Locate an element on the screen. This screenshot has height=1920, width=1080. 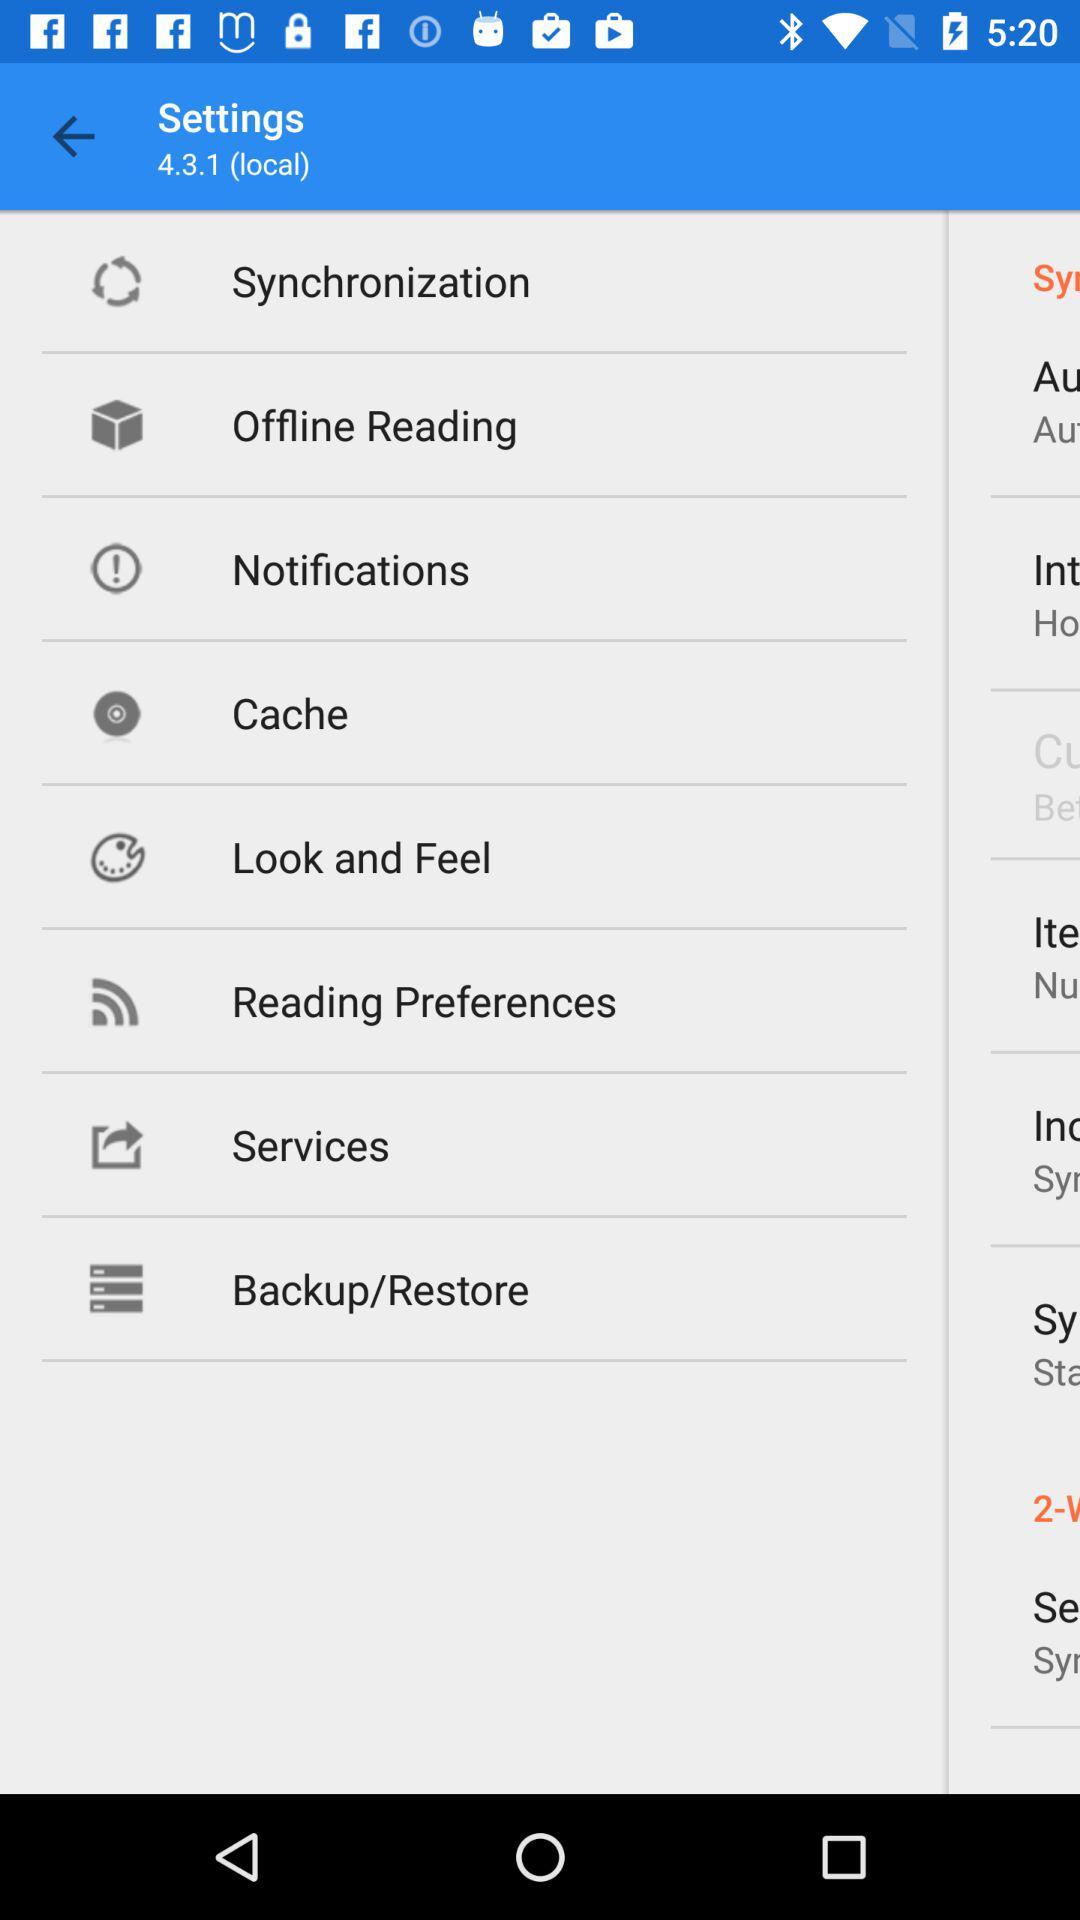
item below the 2 way sync is located at coordinates (1055, 1605).